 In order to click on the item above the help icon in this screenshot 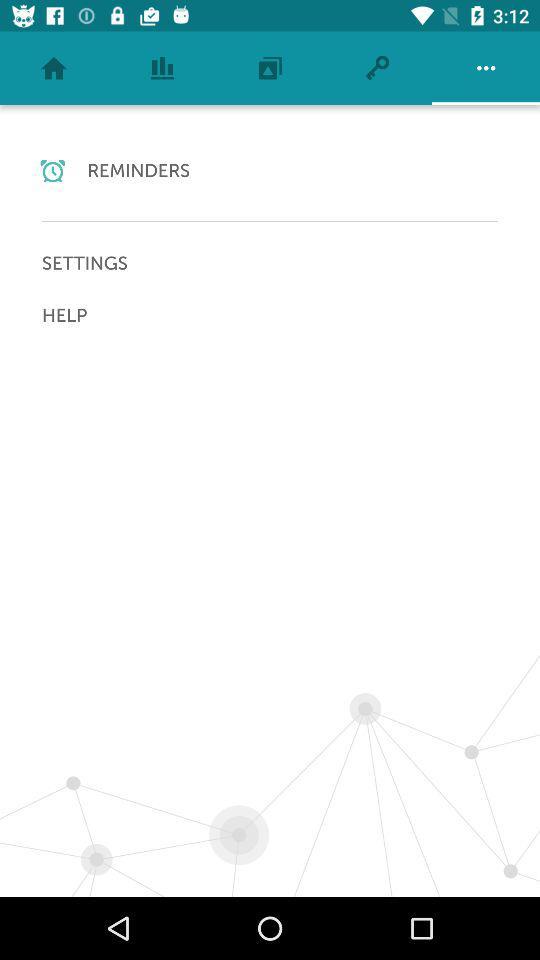, I will do `click(270, 262)`.